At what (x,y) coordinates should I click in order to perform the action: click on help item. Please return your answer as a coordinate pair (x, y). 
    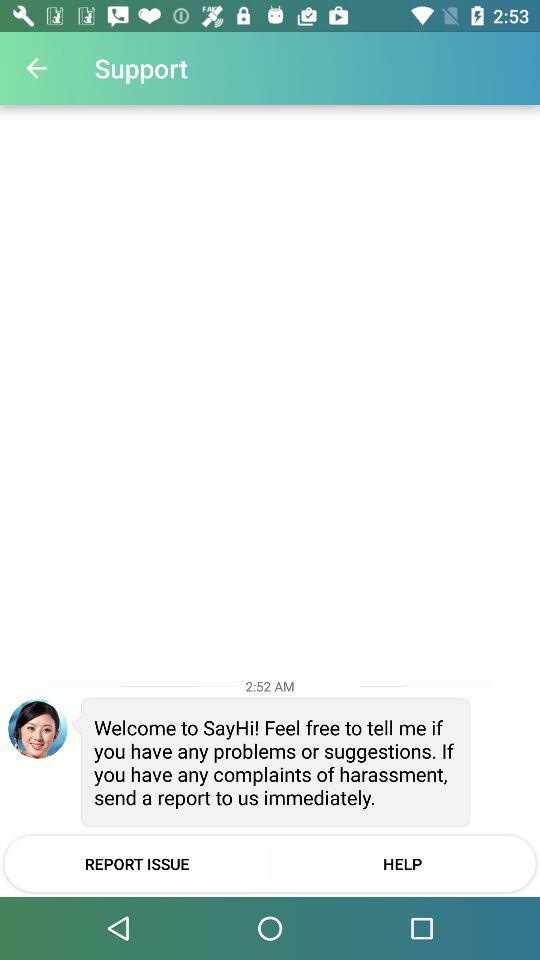
    Looking at the image, I should click on (402, 862).